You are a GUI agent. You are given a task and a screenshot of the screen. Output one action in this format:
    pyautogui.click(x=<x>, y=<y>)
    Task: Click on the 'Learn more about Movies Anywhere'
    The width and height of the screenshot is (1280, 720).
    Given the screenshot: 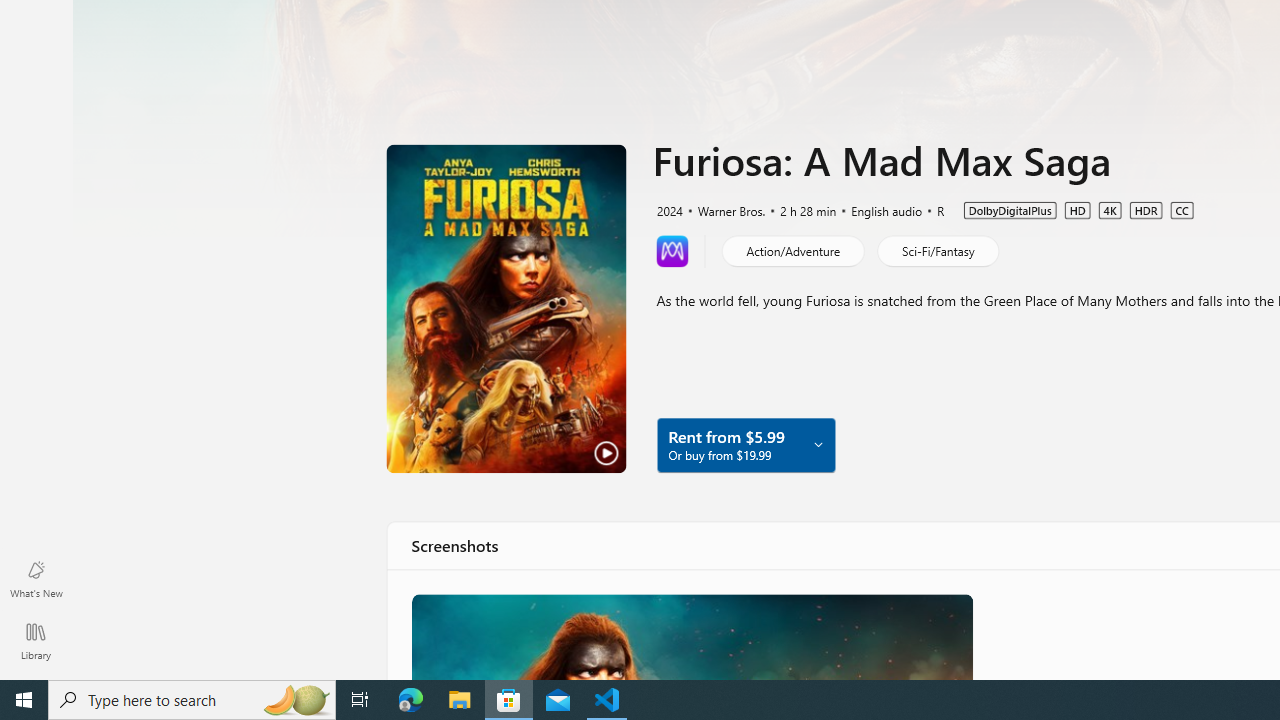 What is the action you would take?
    pyautogui.click(x=672, y=249)
    